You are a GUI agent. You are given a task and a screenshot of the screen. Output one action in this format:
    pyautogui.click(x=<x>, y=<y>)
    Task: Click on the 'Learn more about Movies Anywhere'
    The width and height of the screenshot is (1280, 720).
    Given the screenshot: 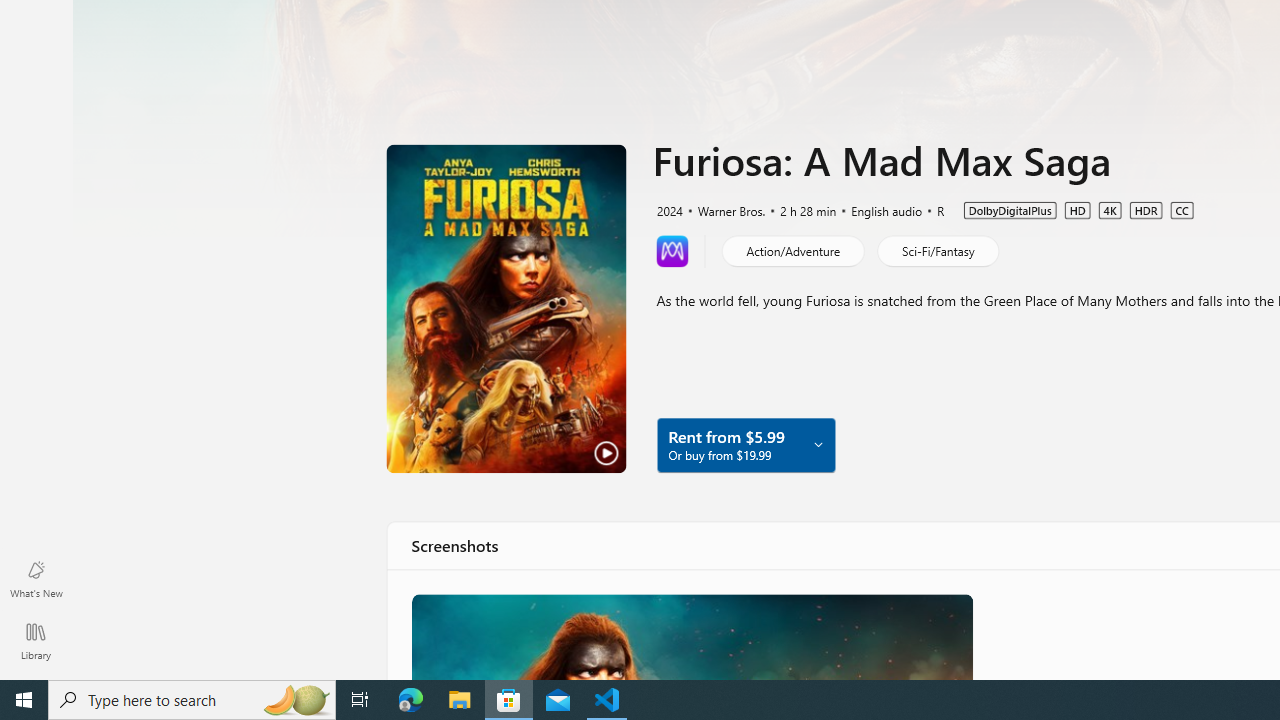 What is the action you would take?
    pyautogui.click(x=672, y=249)
    